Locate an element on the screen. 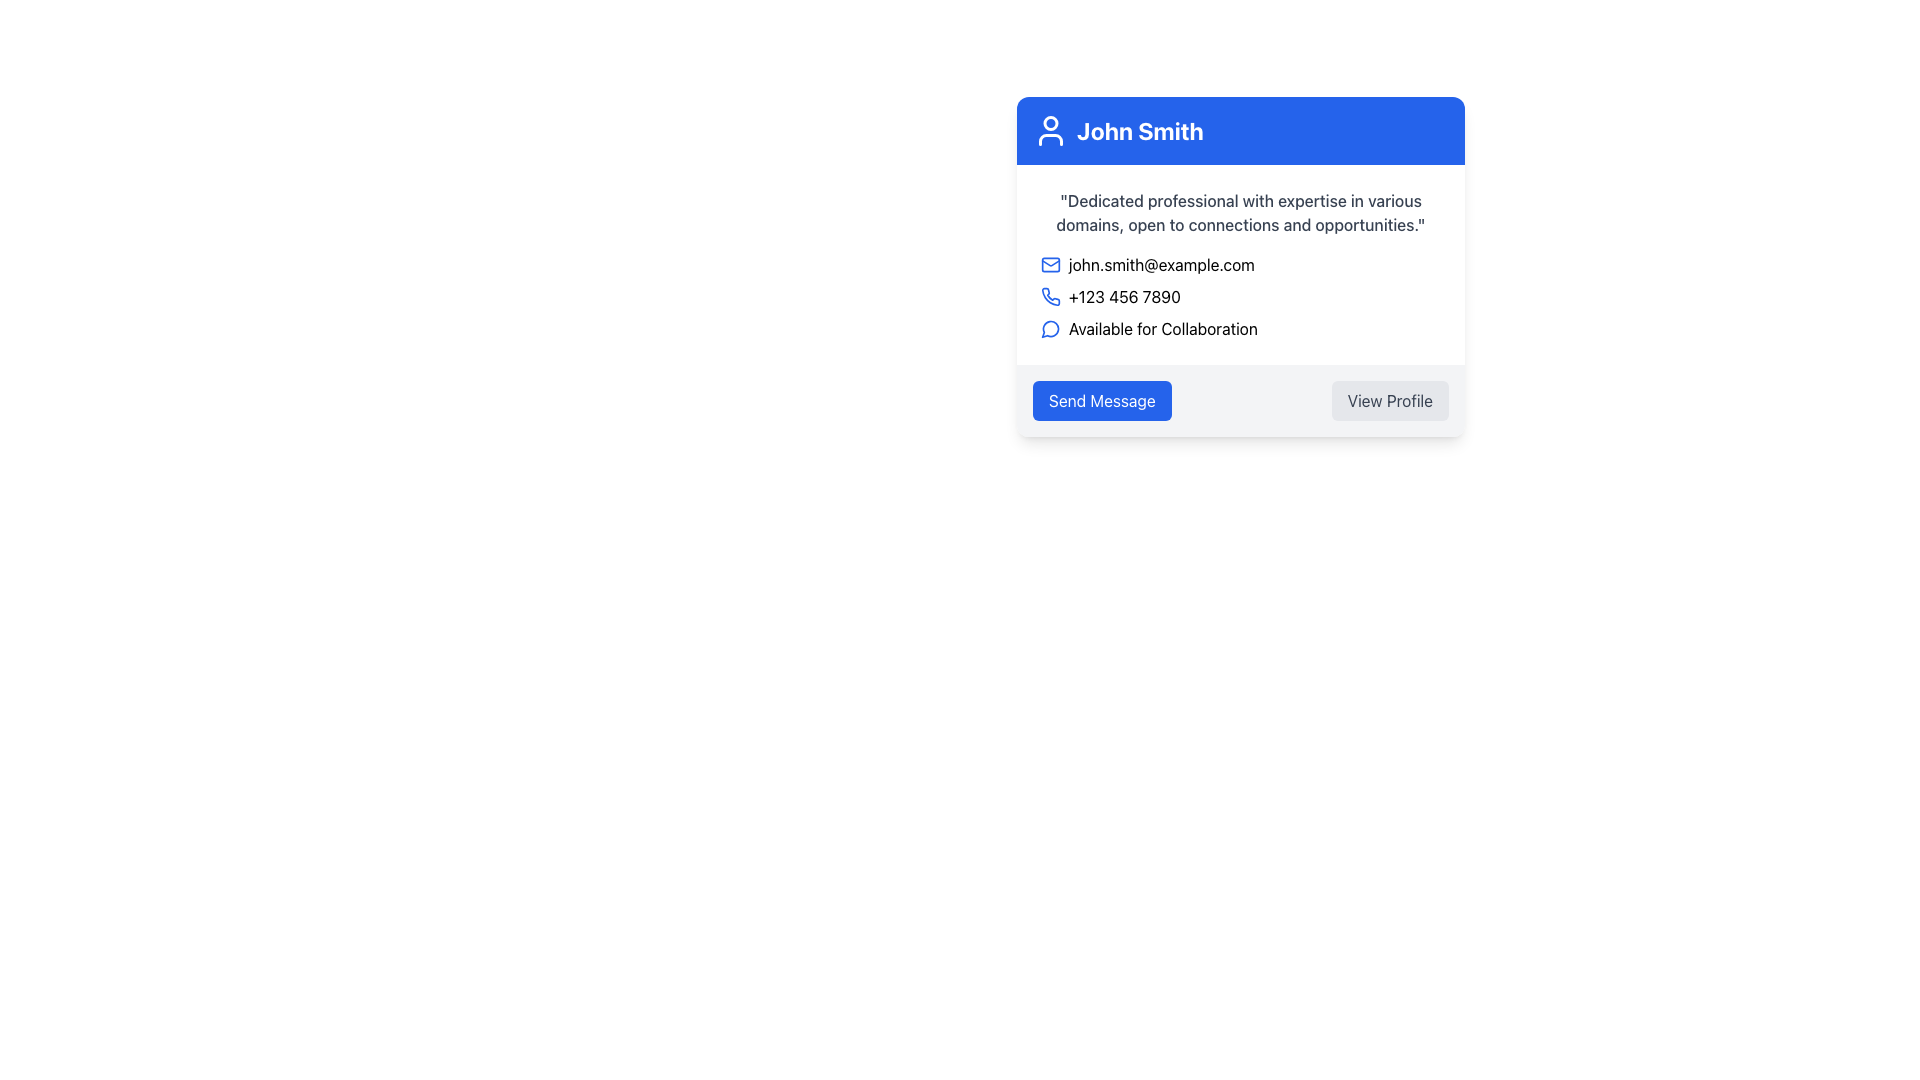  the blue 'Send Message' button with white text, located in the lower-left corner of the interactive buttons section to send a message is located at coordinates (1101, 401).